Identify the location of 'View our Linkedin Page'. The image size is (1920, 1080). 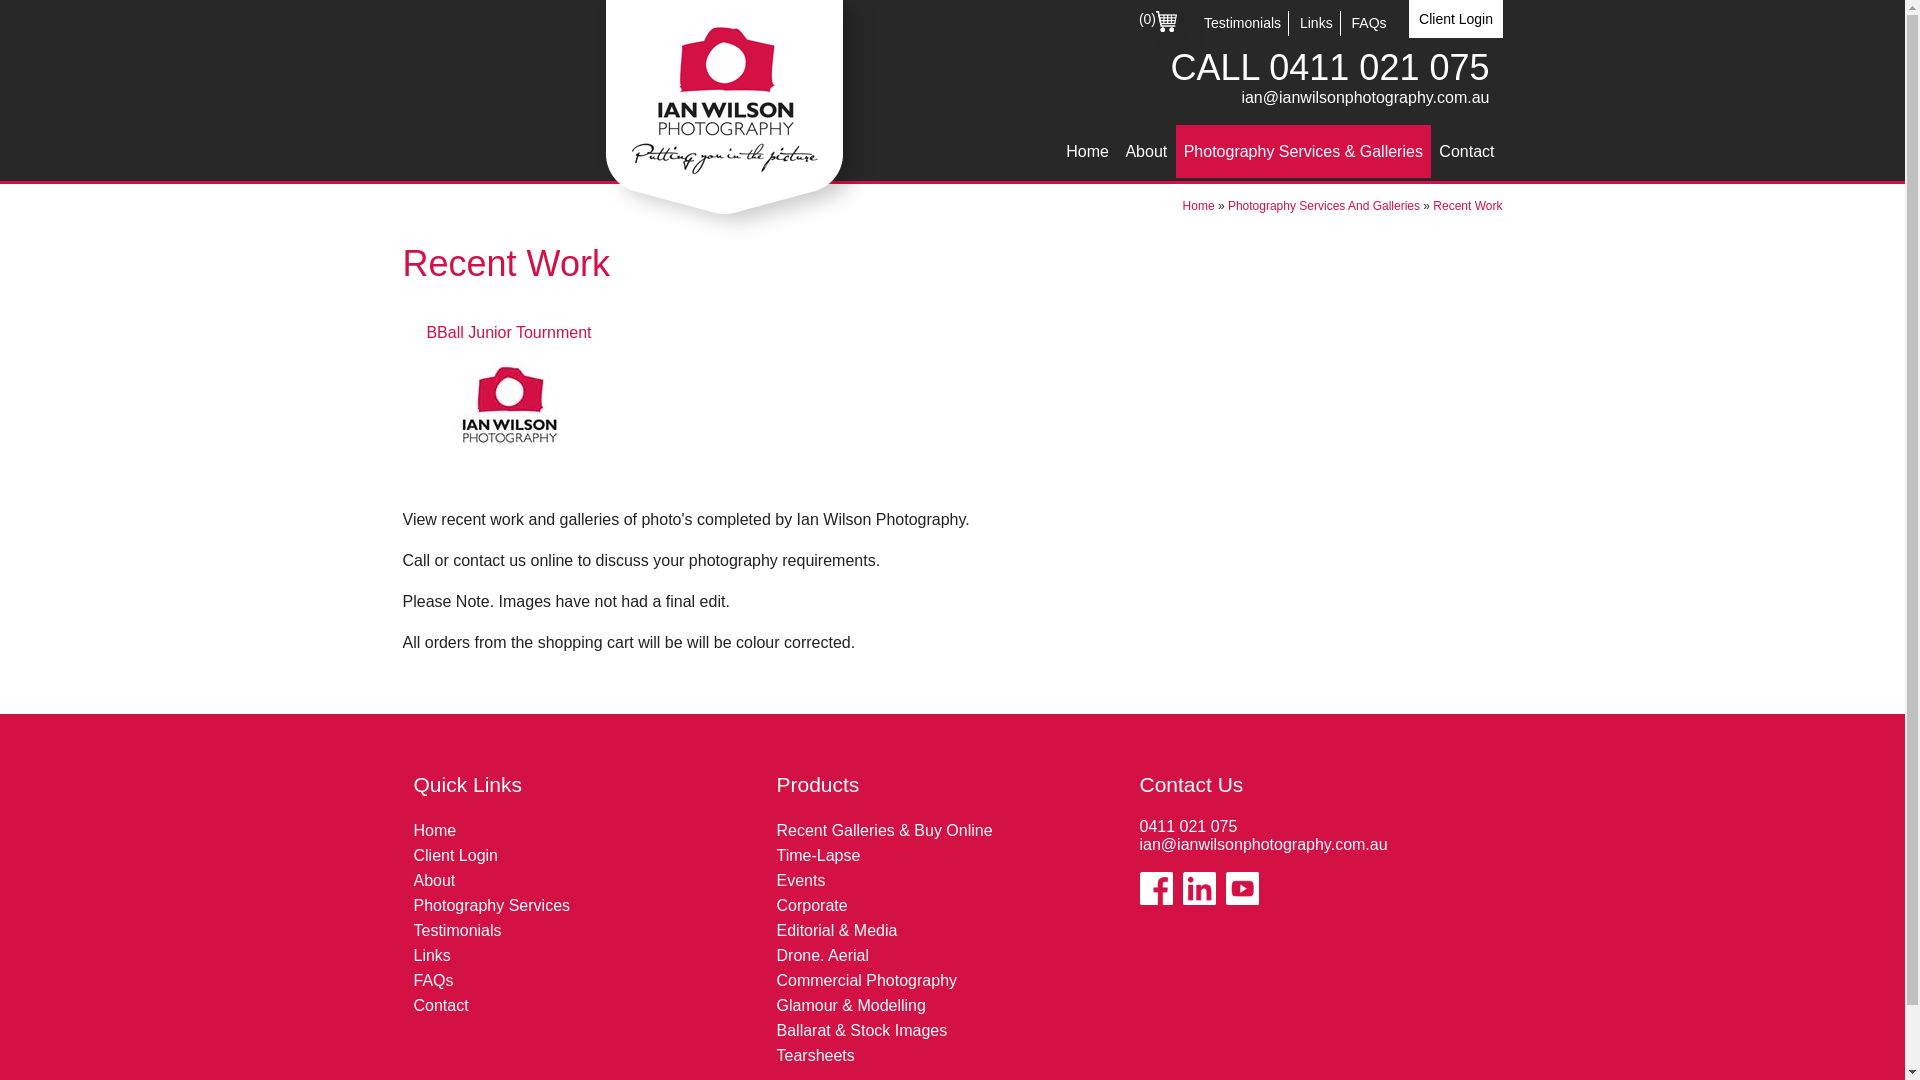
(1198, 887).